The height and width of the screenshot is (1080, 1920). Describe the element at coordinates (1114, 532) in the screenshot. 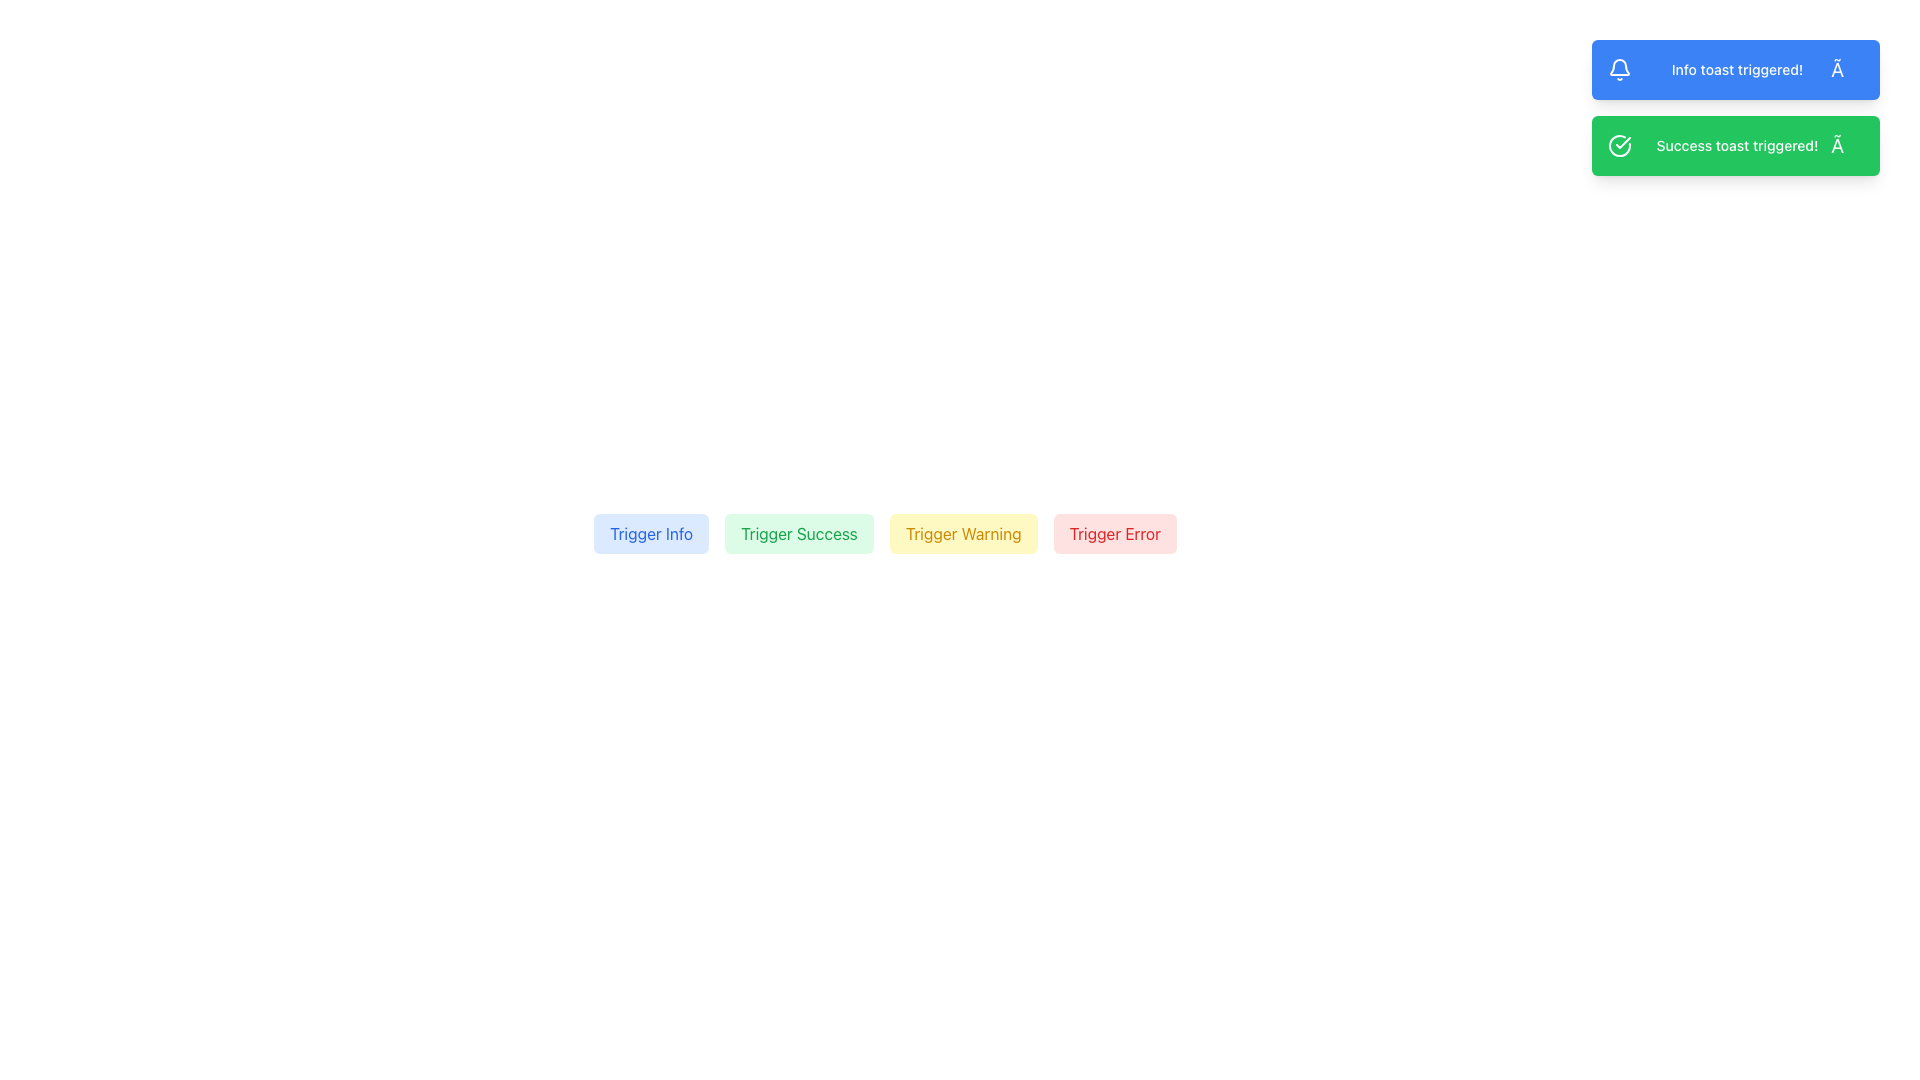

I see `the fourth button labeled 'Trigger Error' with a red border and light red background` at that location.